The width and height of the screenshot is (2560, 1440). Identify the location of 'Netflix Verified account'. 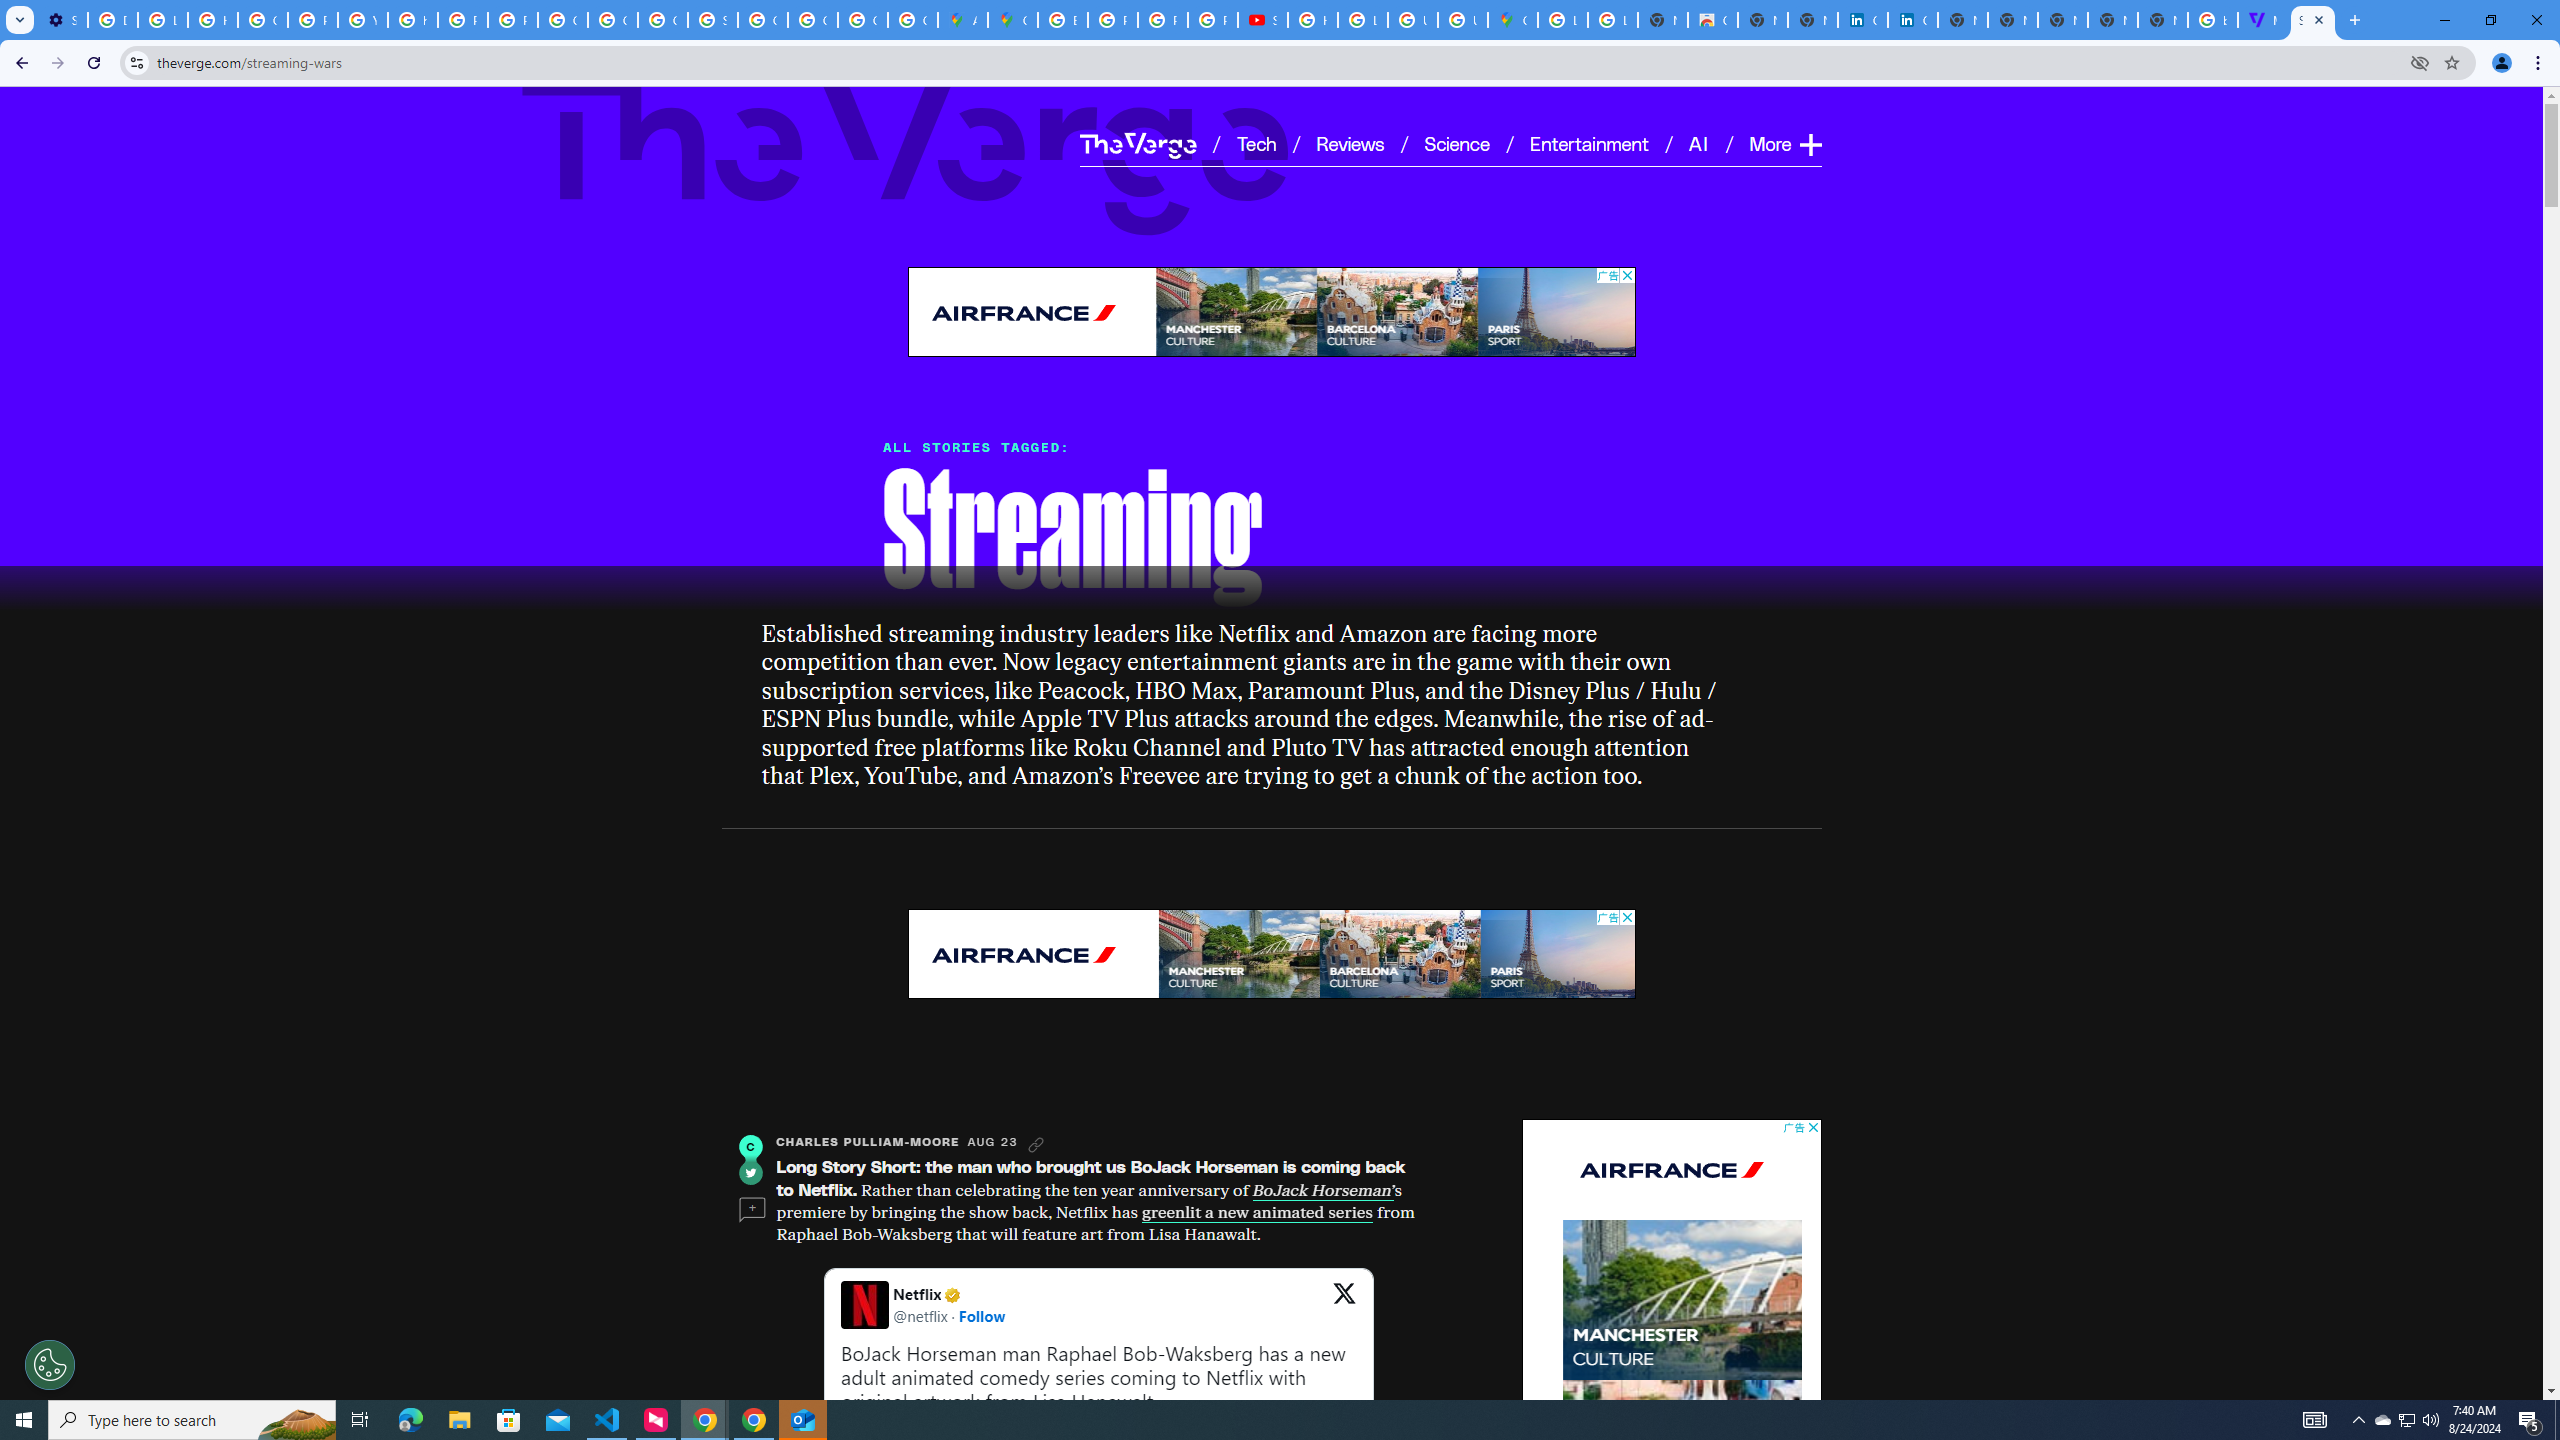
(949, 1294).